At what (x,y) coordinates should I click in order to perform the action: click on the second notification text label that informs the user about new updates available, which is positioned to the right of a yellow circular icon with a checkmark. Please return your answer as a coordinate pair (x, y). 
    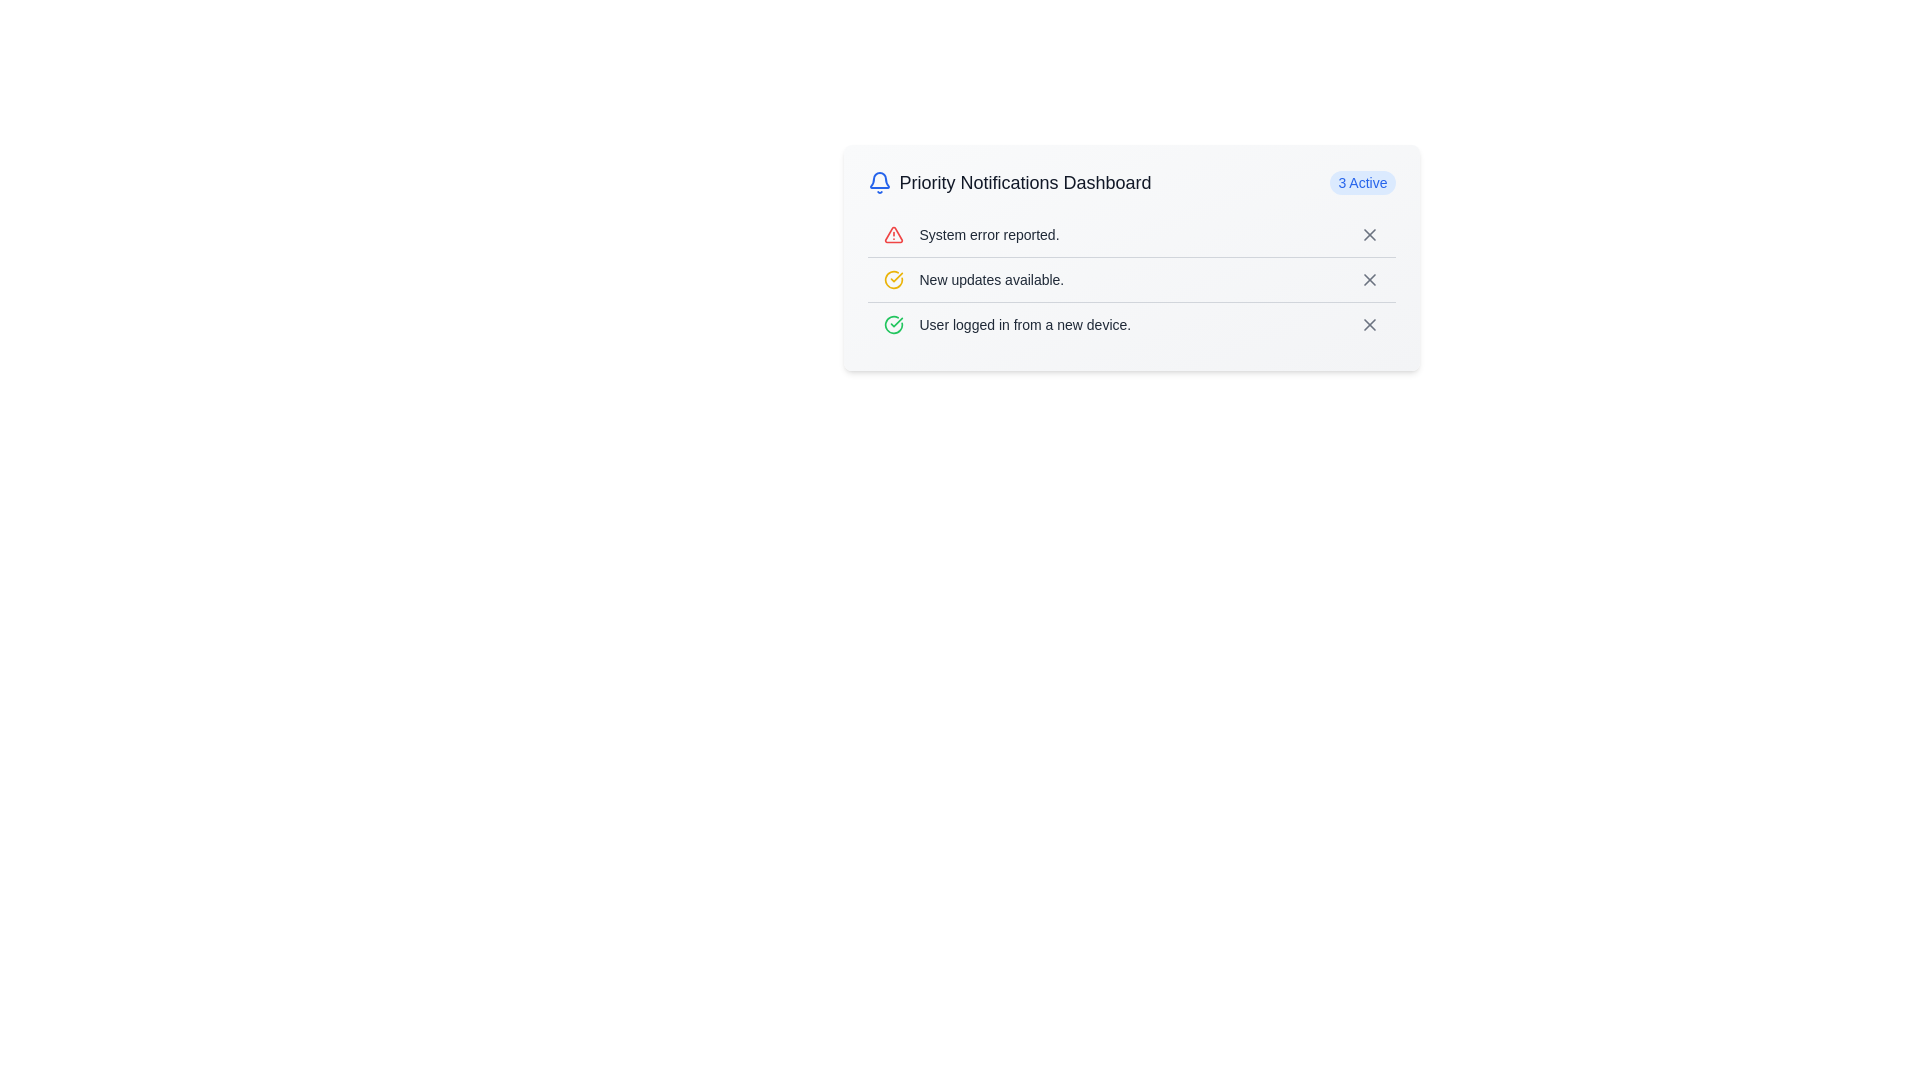
    Looking at the image, I should click on (991, 280).